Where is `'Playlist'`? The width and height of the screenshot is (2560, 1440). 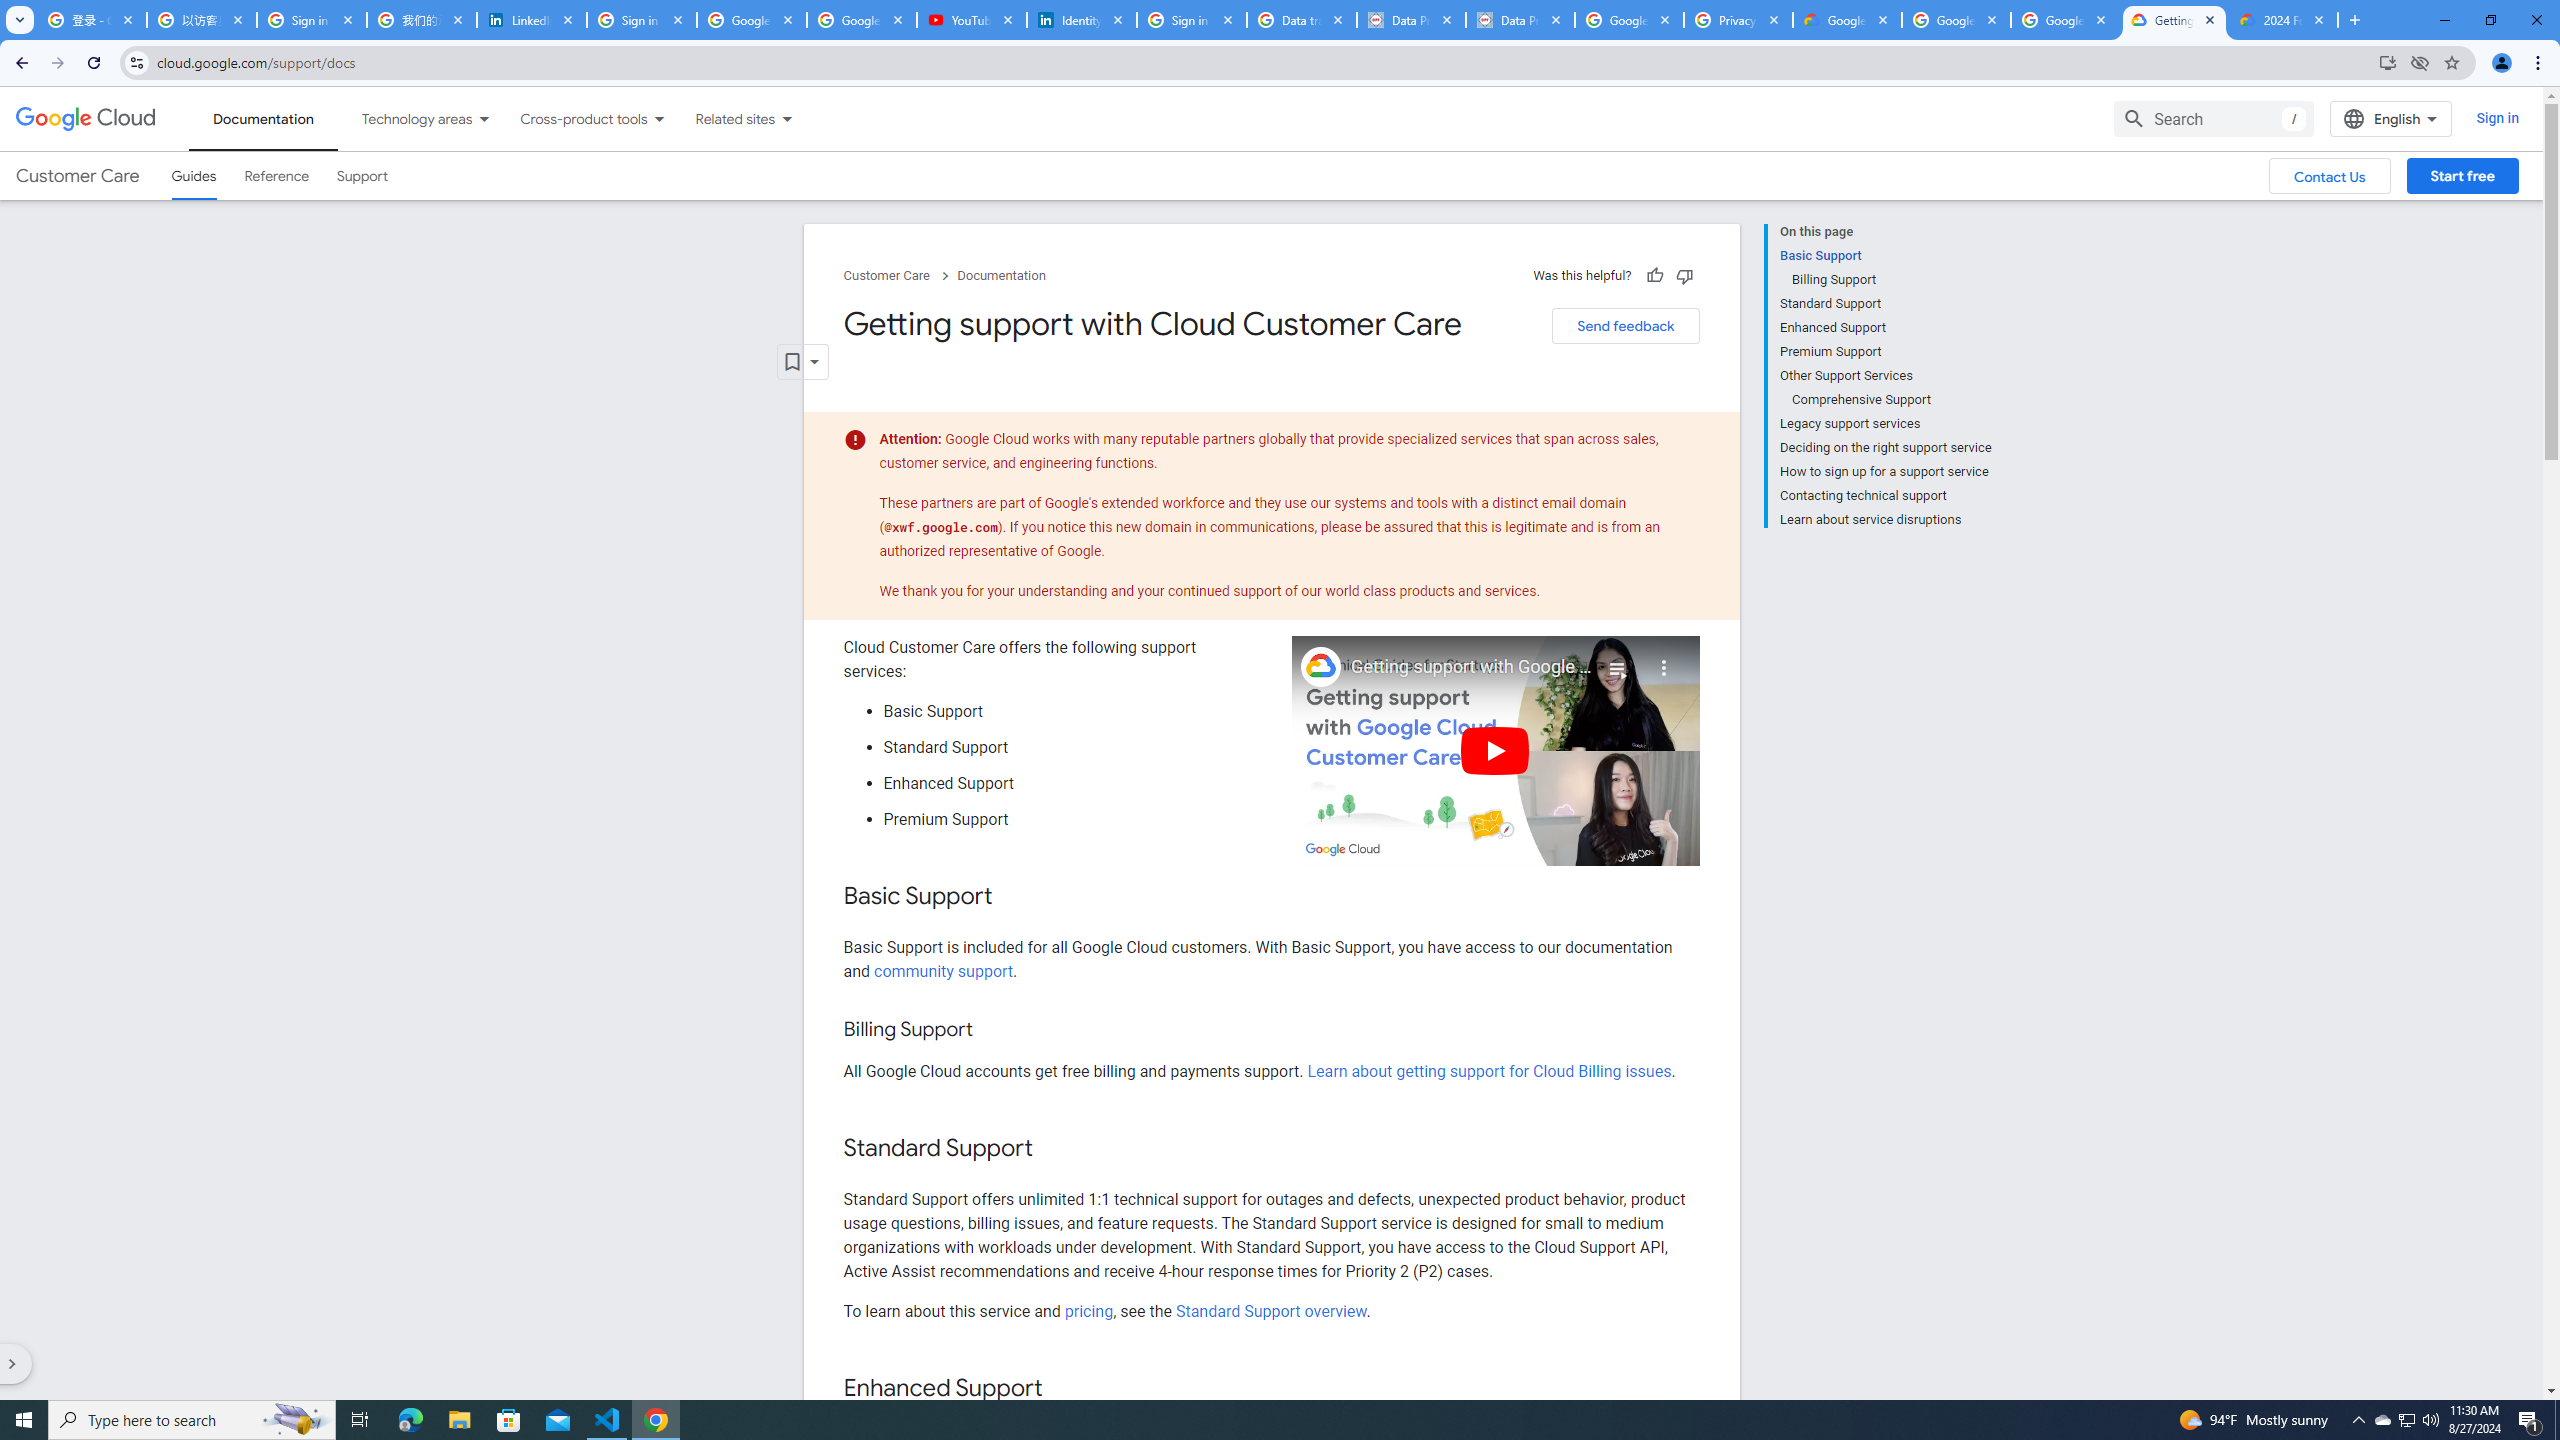 'Playlist' is located at coordinates (1615, 659).